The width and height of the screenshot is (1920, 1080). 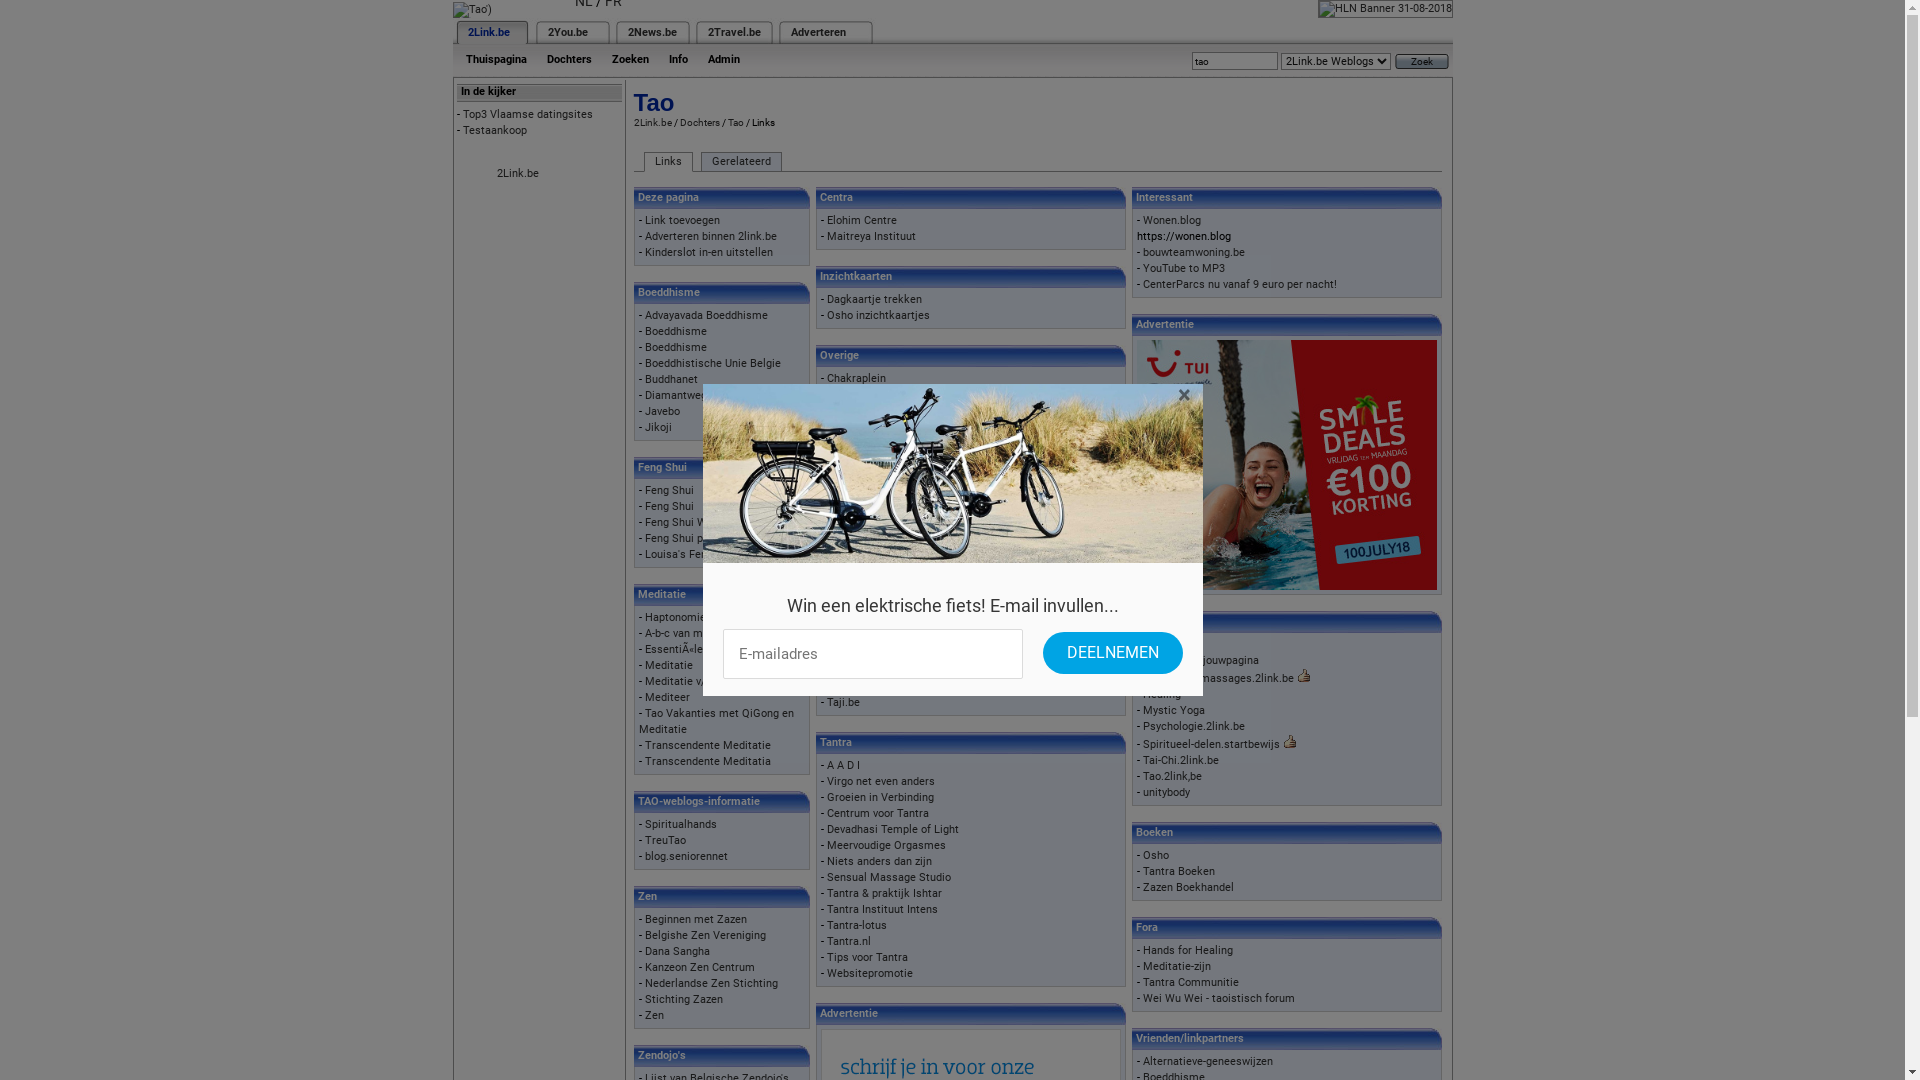 What do you see at coordinates (1176, 965) in the screenshot?
I see `'Meditatie-zijn'` at bounding box center [1176, 965].